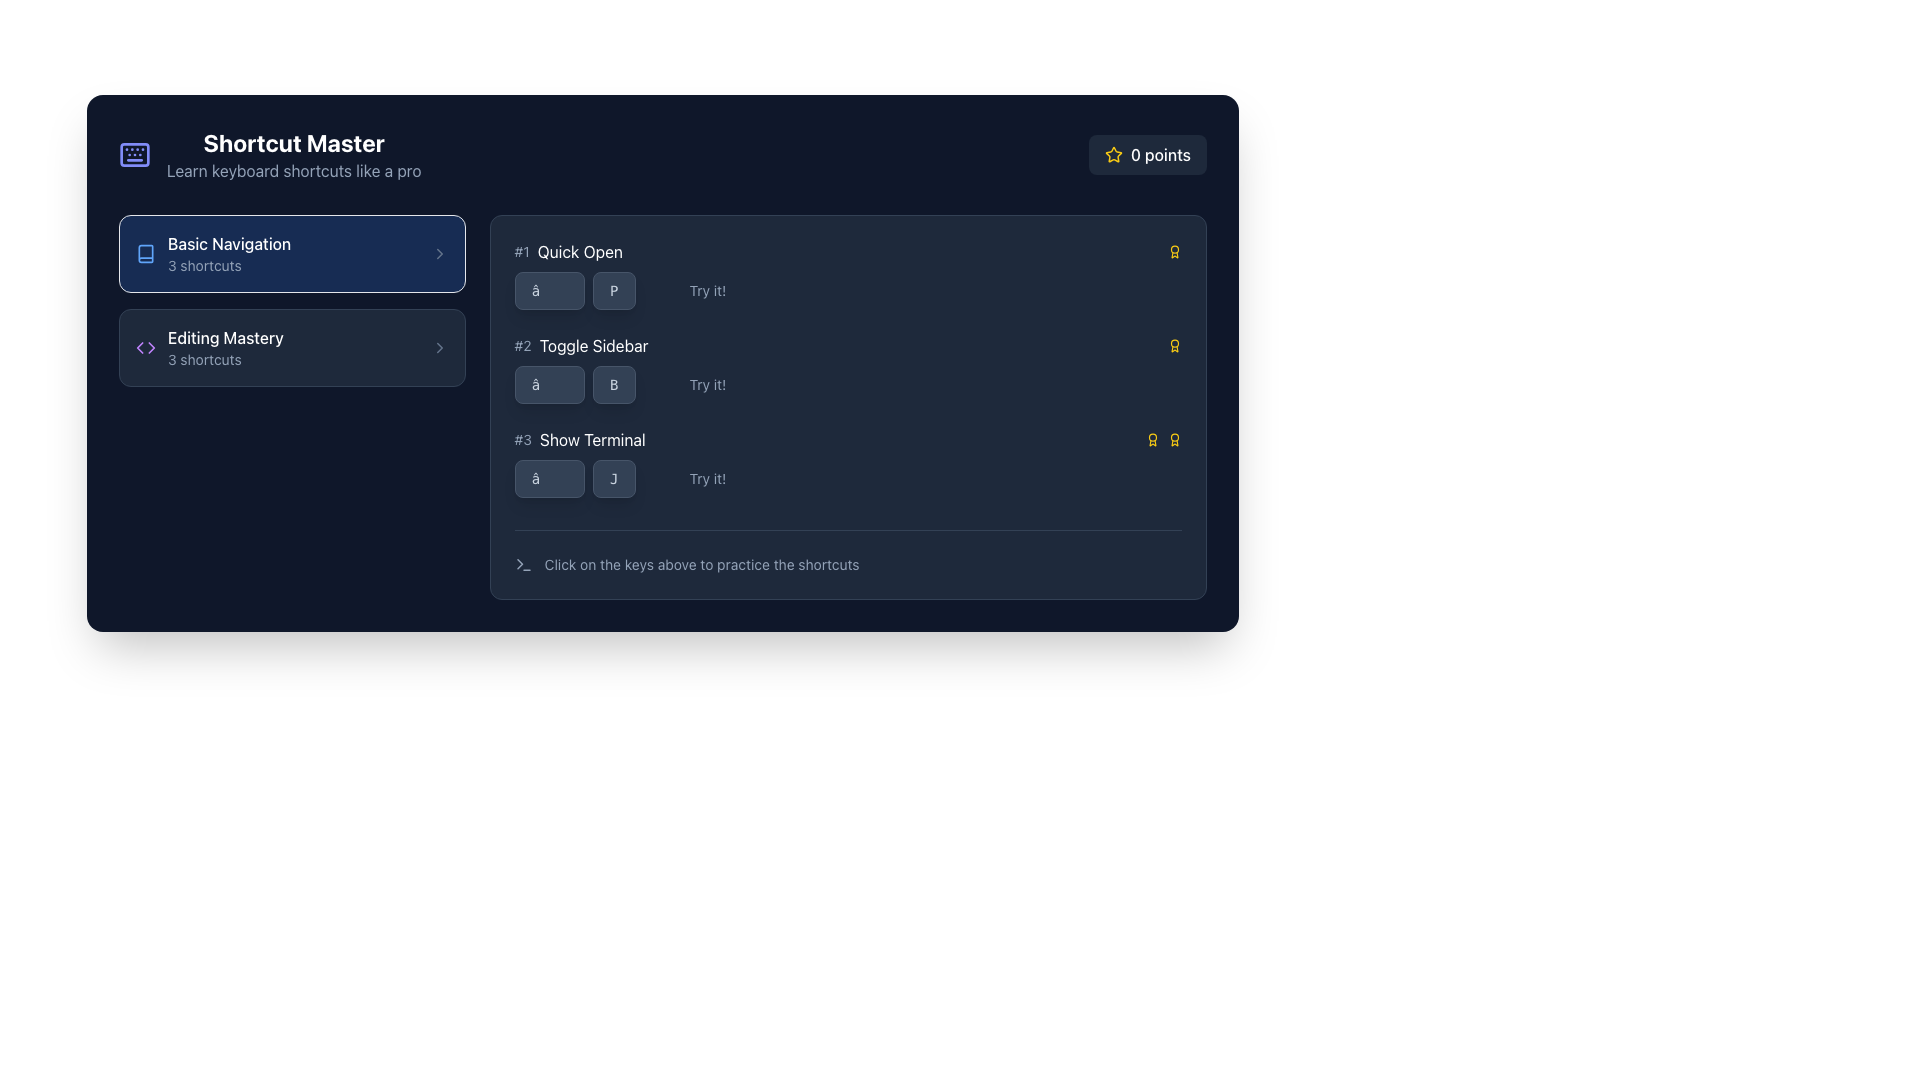 This screenshot has height=1080, width=1920. I want to click on the Icon group that indicates achievement or awards, located in the top-right corner of the '#3 Show Terminal' row, so click(1163, 438).